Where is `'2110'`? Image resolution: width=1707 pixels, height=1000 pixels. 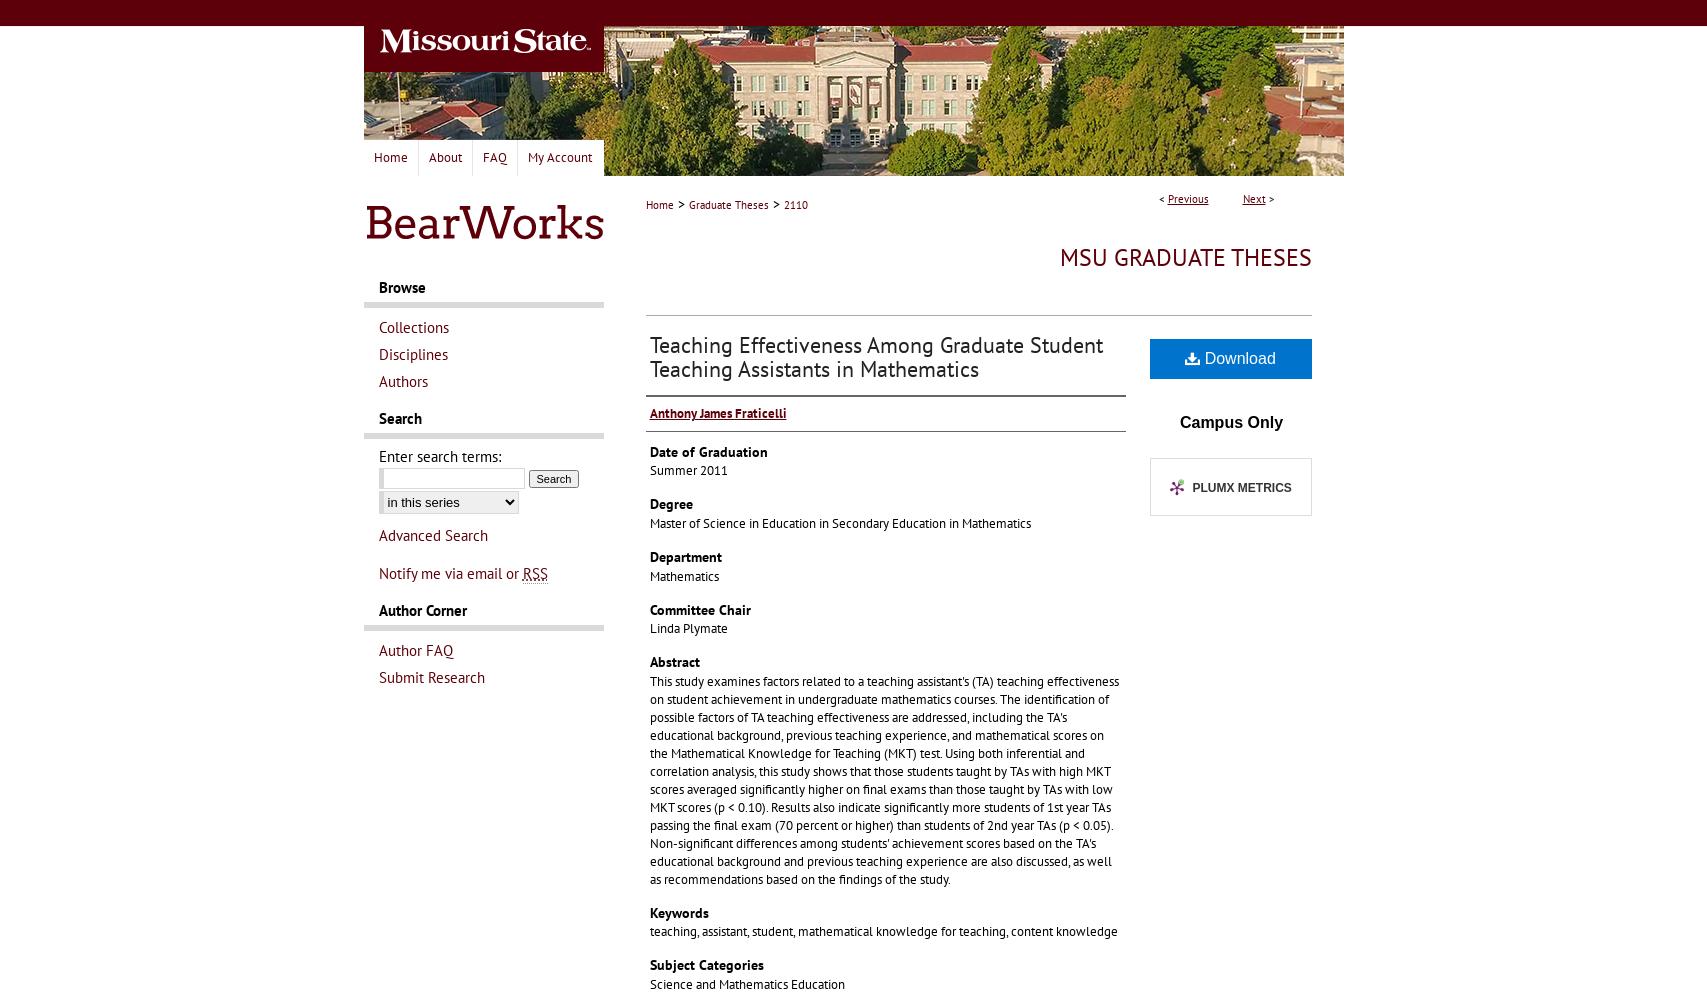
'2110' is located at coordinates (794, 204).